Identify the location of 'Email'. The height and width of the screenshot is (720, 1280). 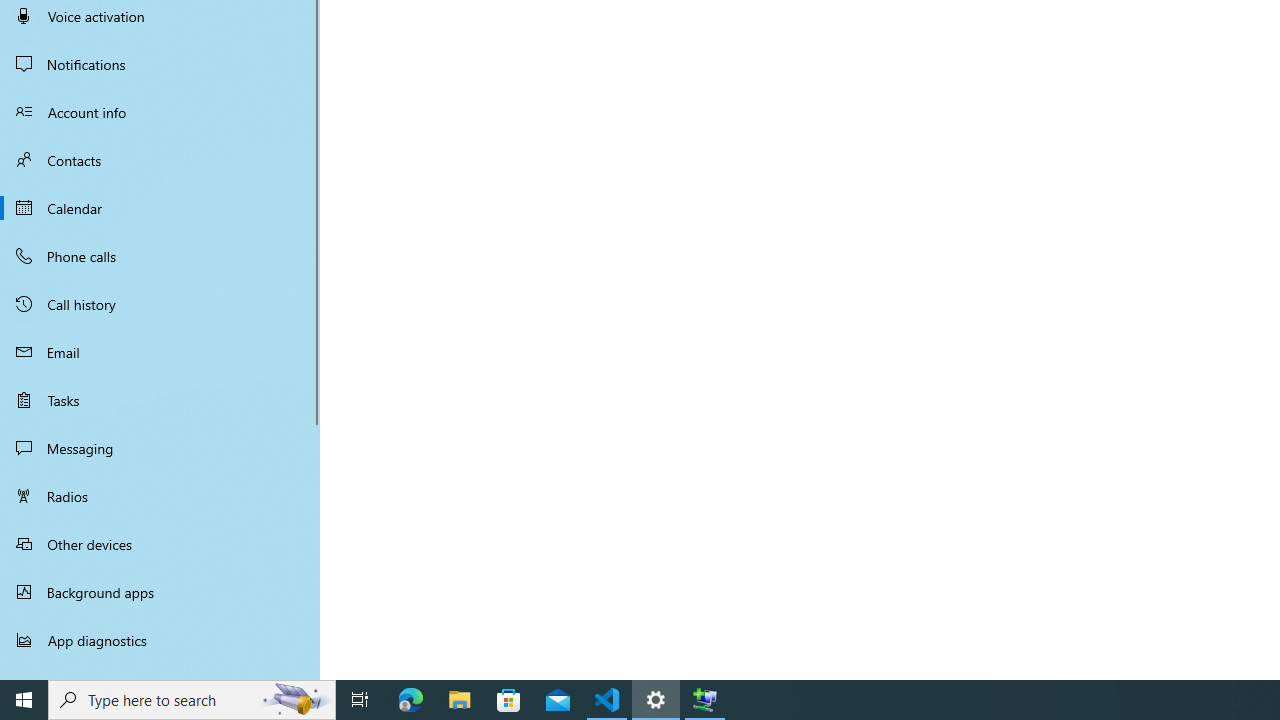
(160, 351).